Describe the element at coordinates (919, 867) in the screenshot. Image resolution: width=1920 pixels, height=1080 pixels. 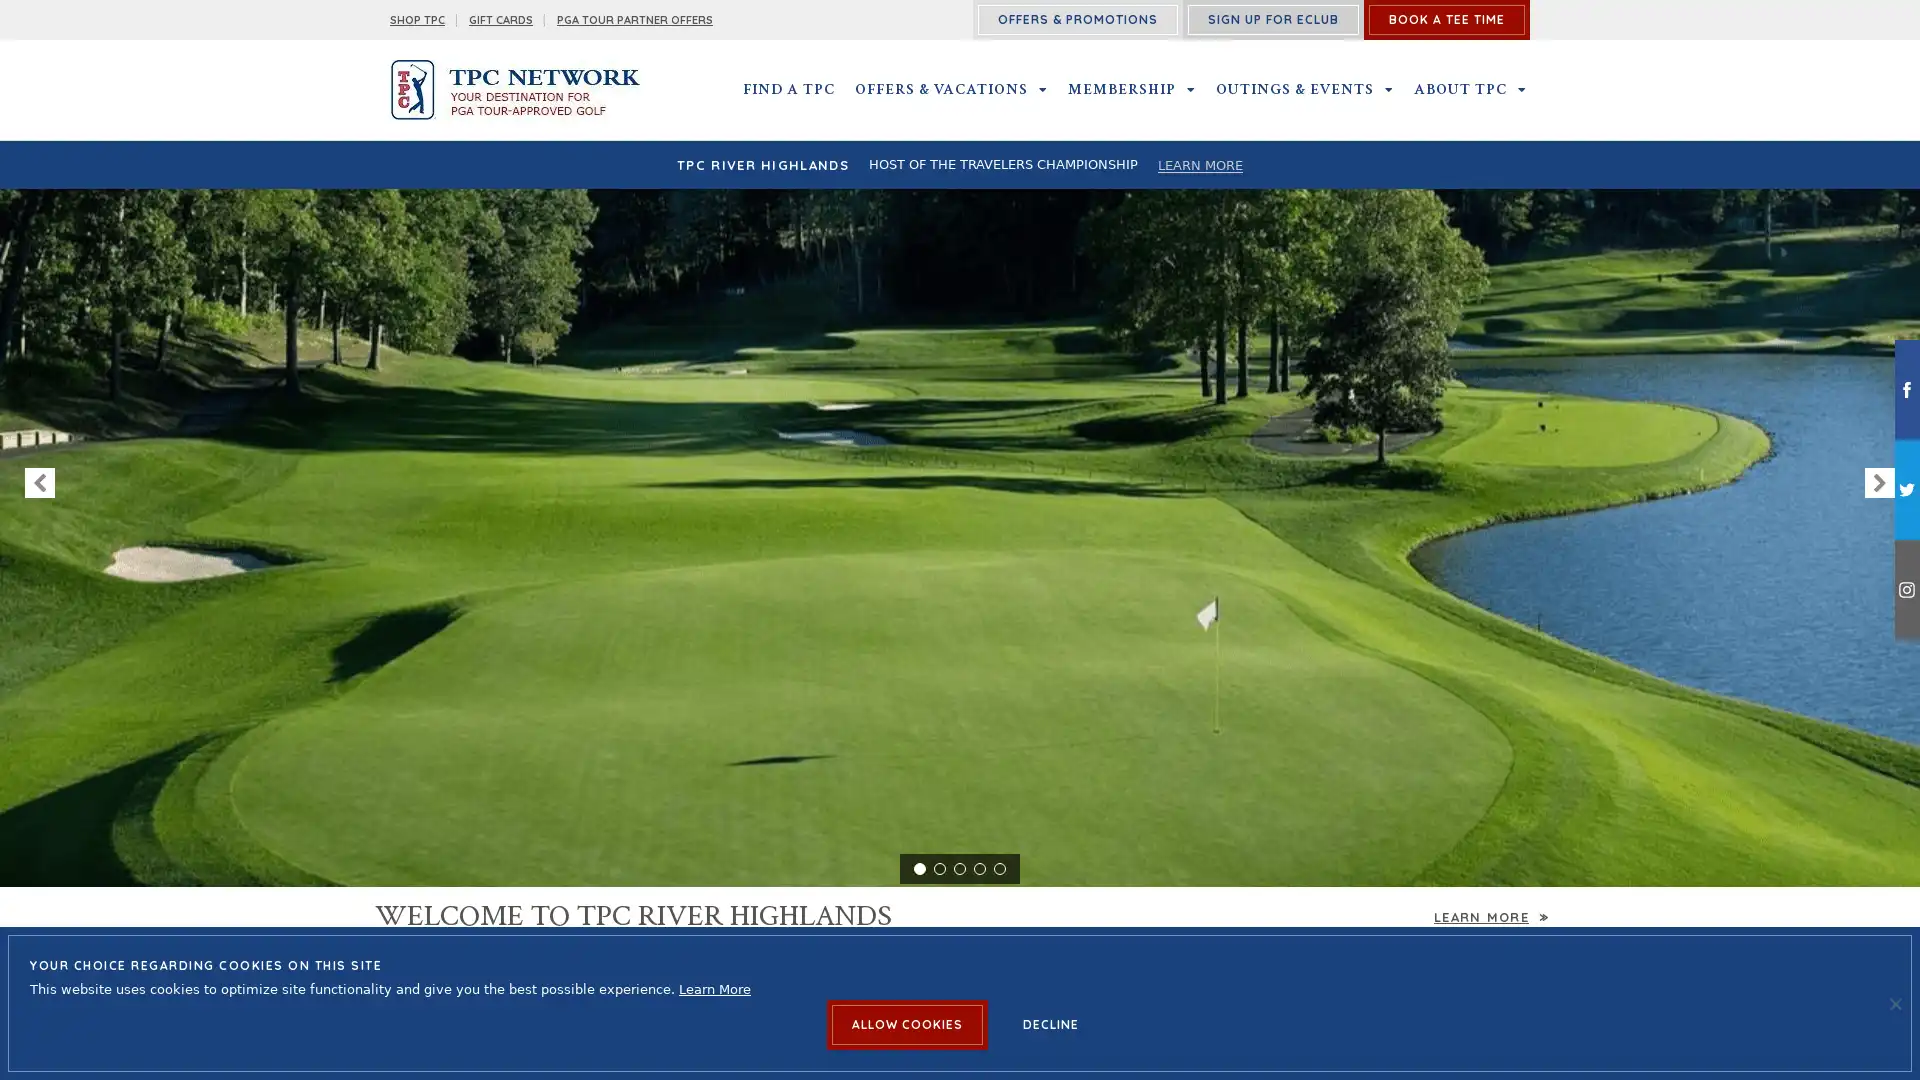
I see `1 of 5` at that location.